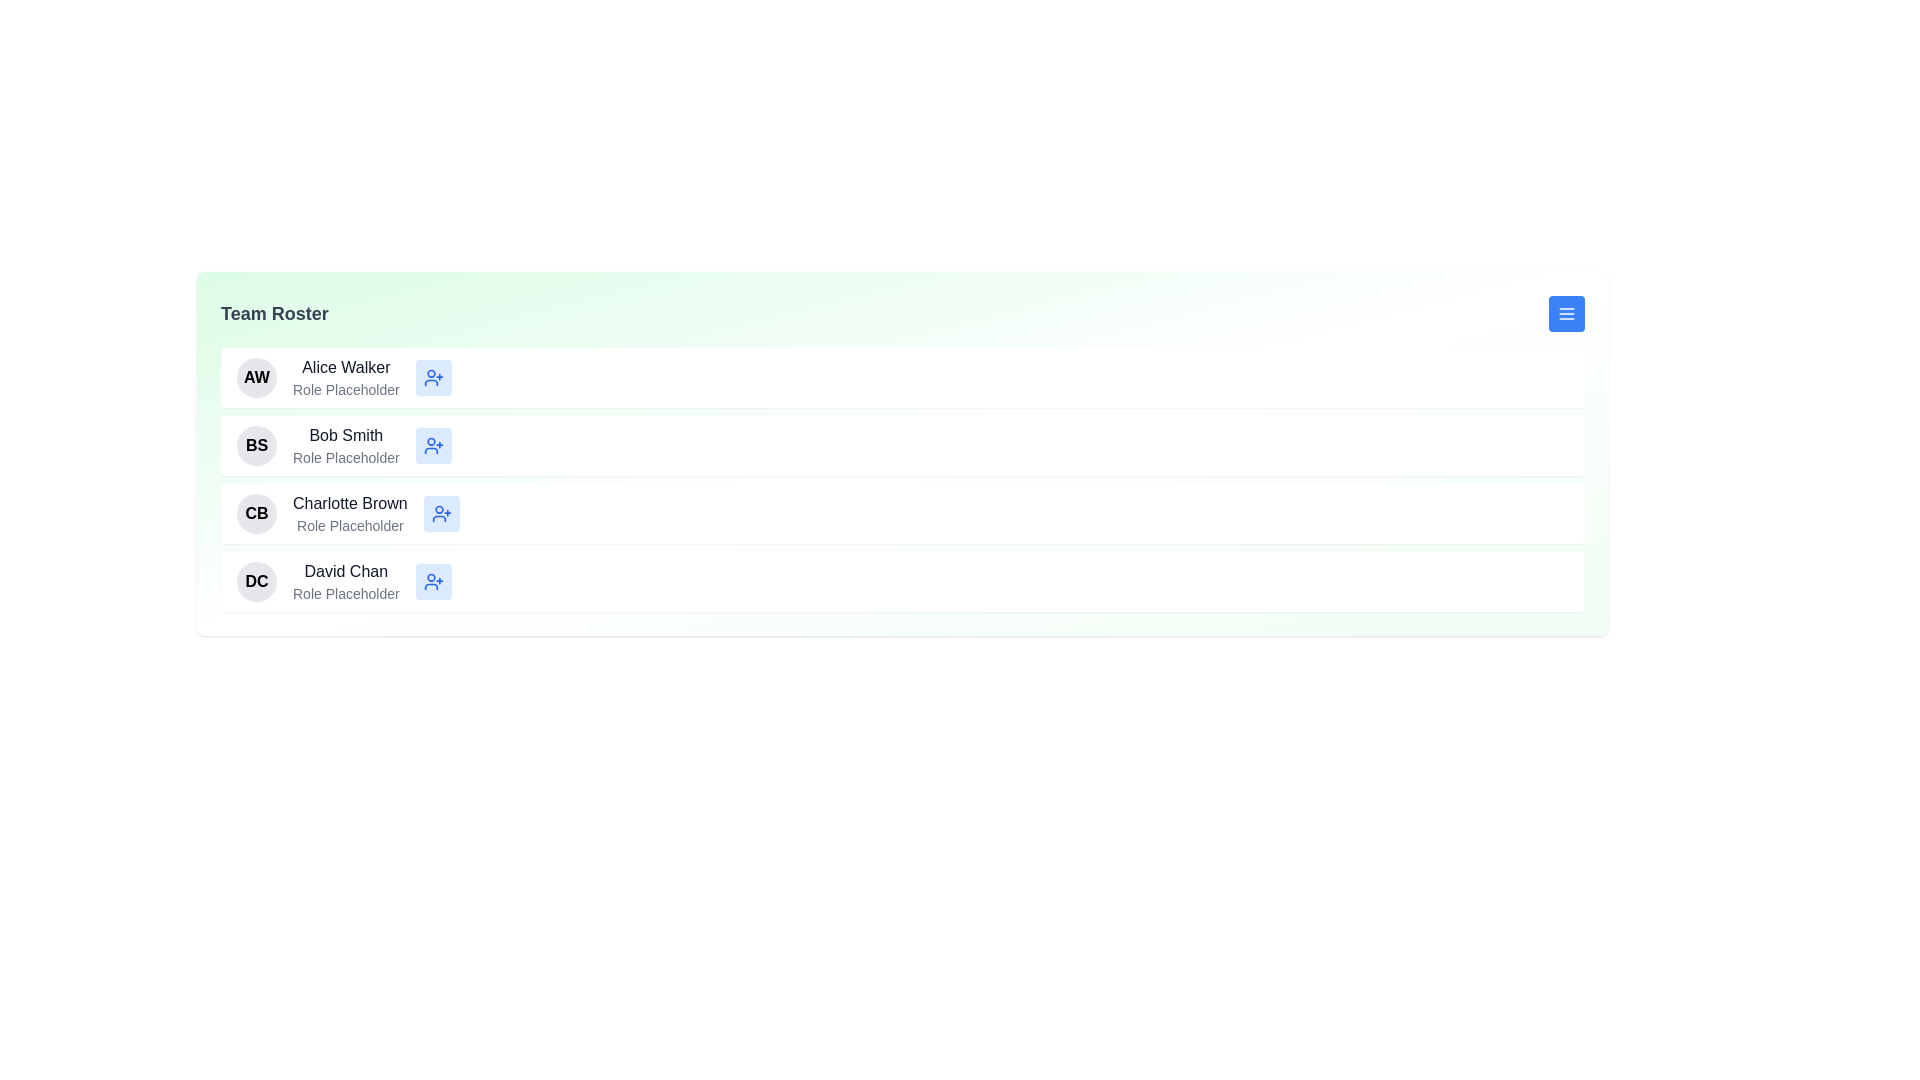  Describe the element at coordinates (440, 512) in the screenshot. I see `the blue person silhouette icon with a plus sign located on the right side of the 'Charlotte Brown' list item` at that location.